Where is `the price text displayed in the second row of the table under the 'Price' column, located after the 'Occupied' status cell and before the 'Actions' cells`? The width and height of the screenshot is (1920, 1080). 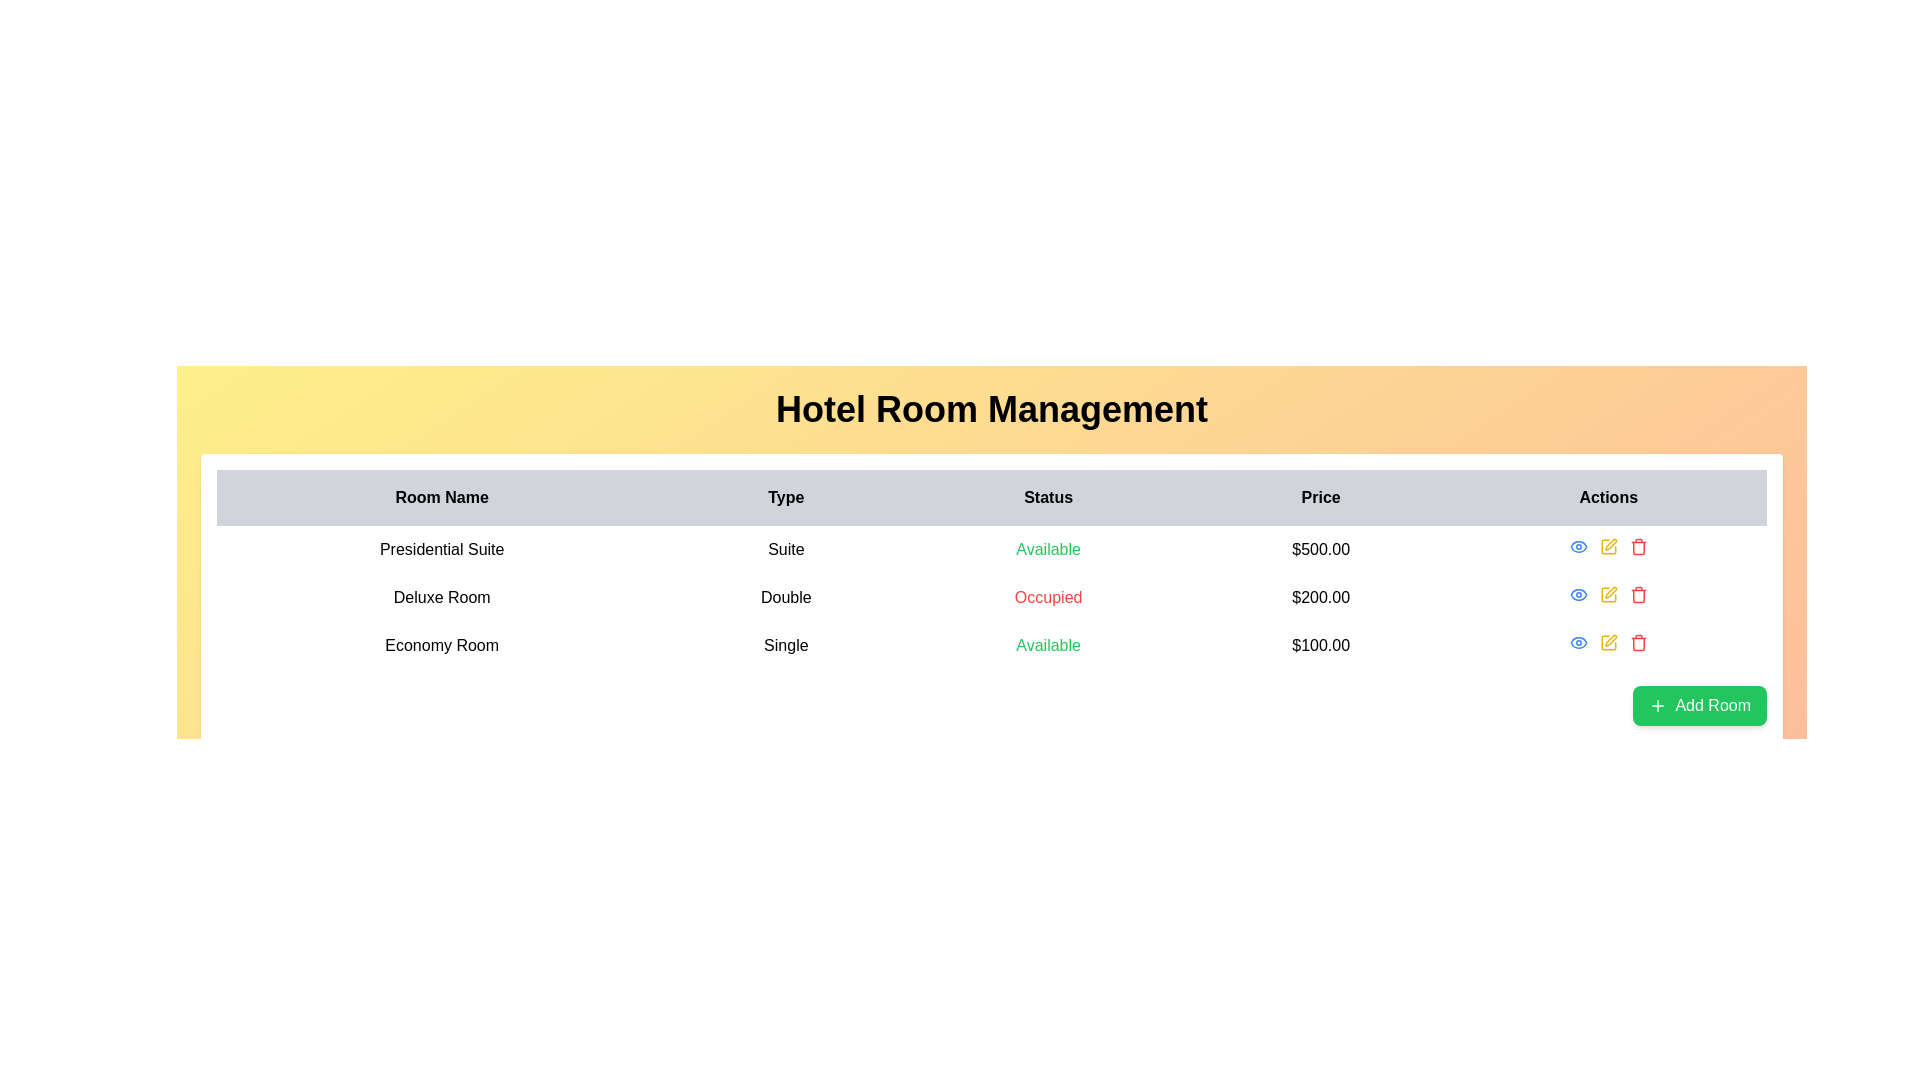 the price text displayed in the second row of the table under the 'Price' column, located after the 'Occupied' status cell and before the 'Actions' cells is located at coordinates (1321, 596).